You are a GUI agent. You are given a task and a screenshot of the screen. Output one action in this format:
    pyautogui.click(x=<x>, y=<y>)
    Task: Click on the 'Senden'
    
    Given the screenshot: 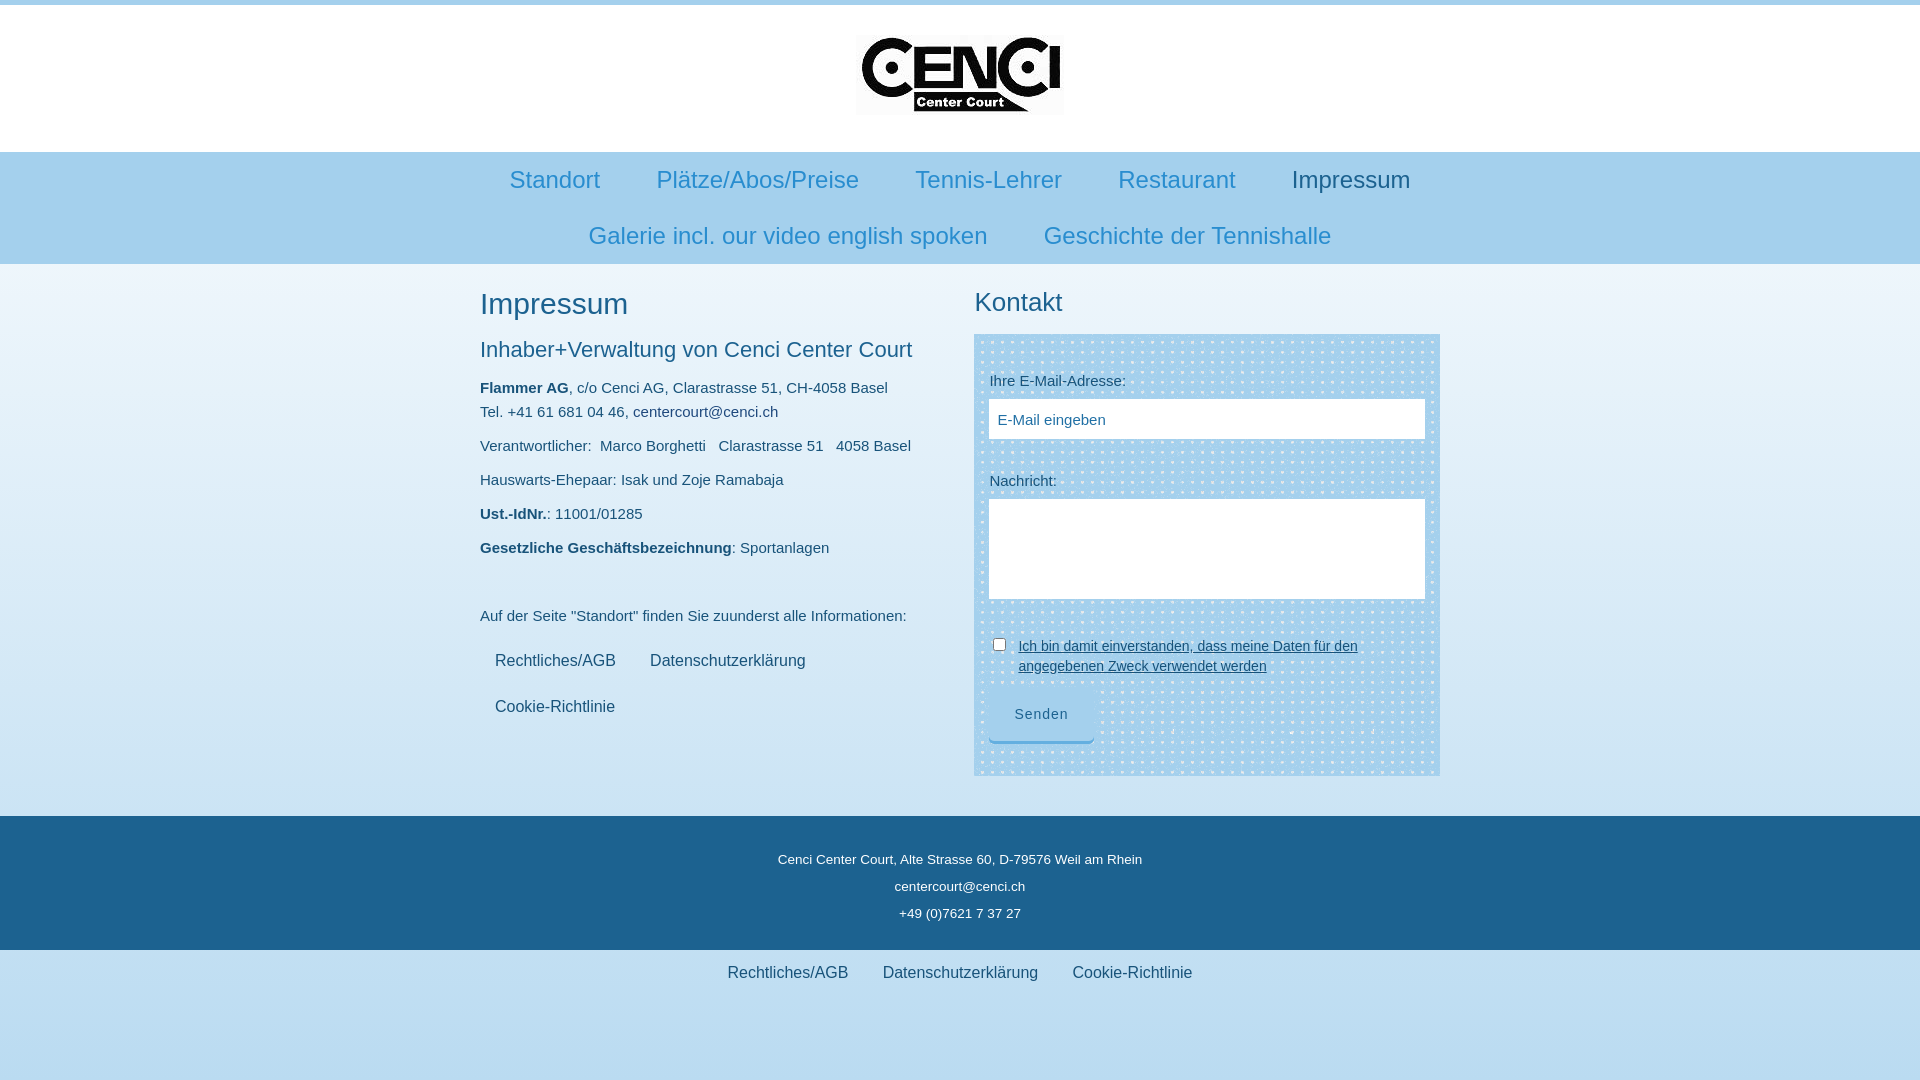 What is the action you would take?
    pyautogui.click(x=1040, y=712)
    